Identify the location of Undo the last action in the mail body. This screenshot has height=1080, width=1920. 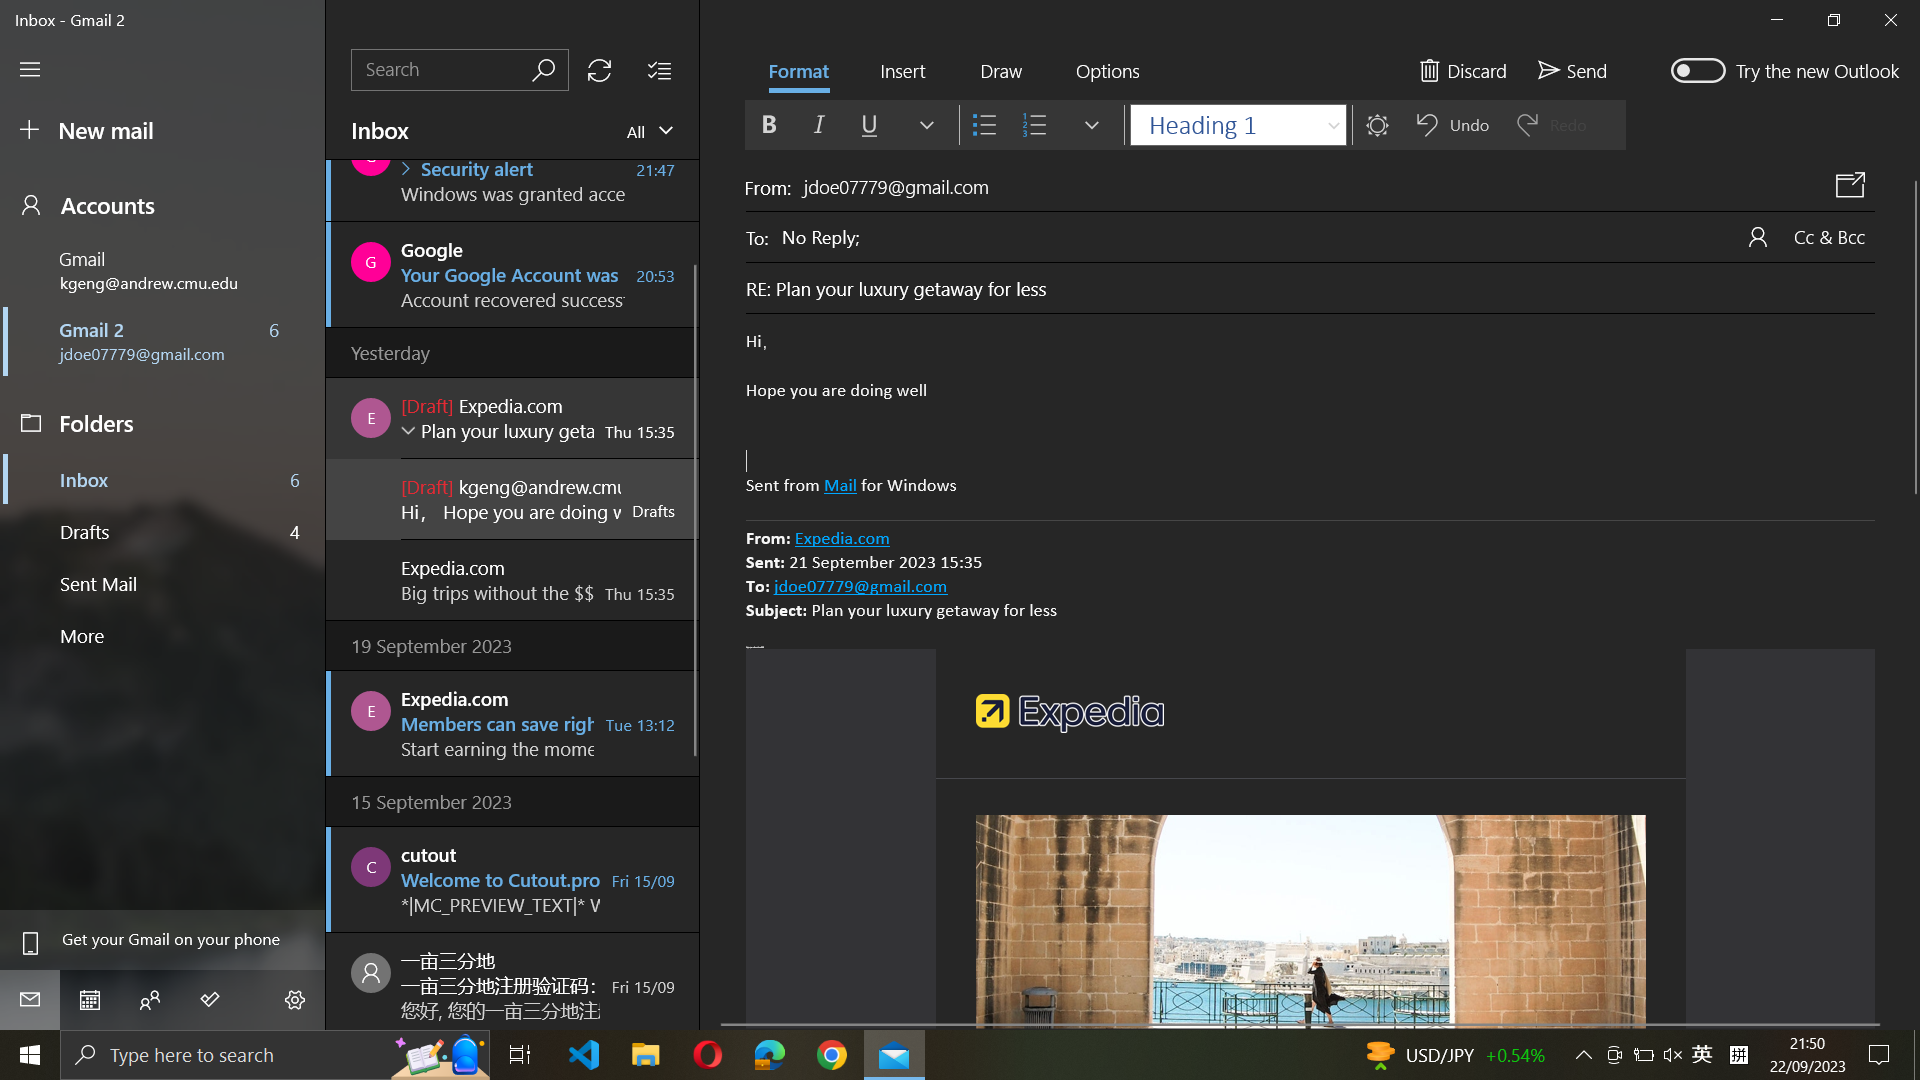
(1310, 414).